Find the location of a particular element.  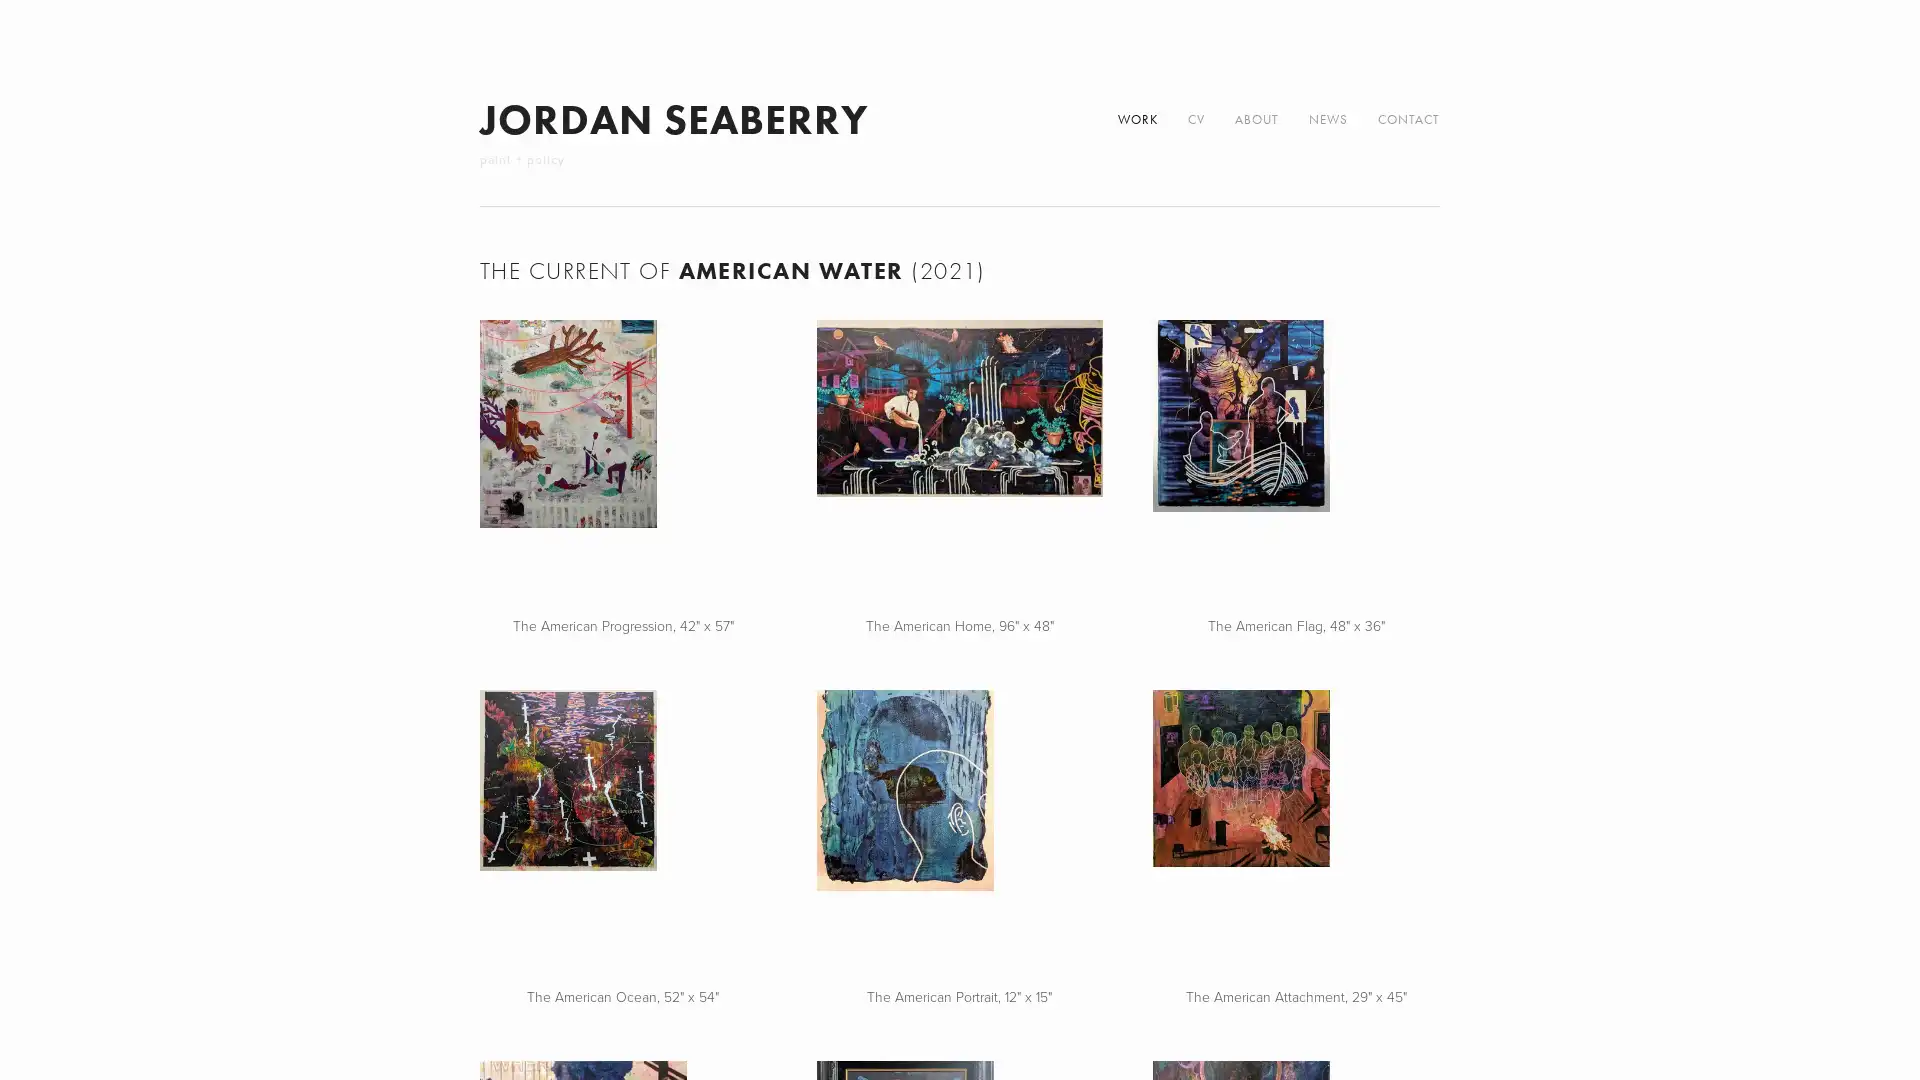

View fullsize The American Portrait, 12" x 15" is located at coordinates (958, 833).